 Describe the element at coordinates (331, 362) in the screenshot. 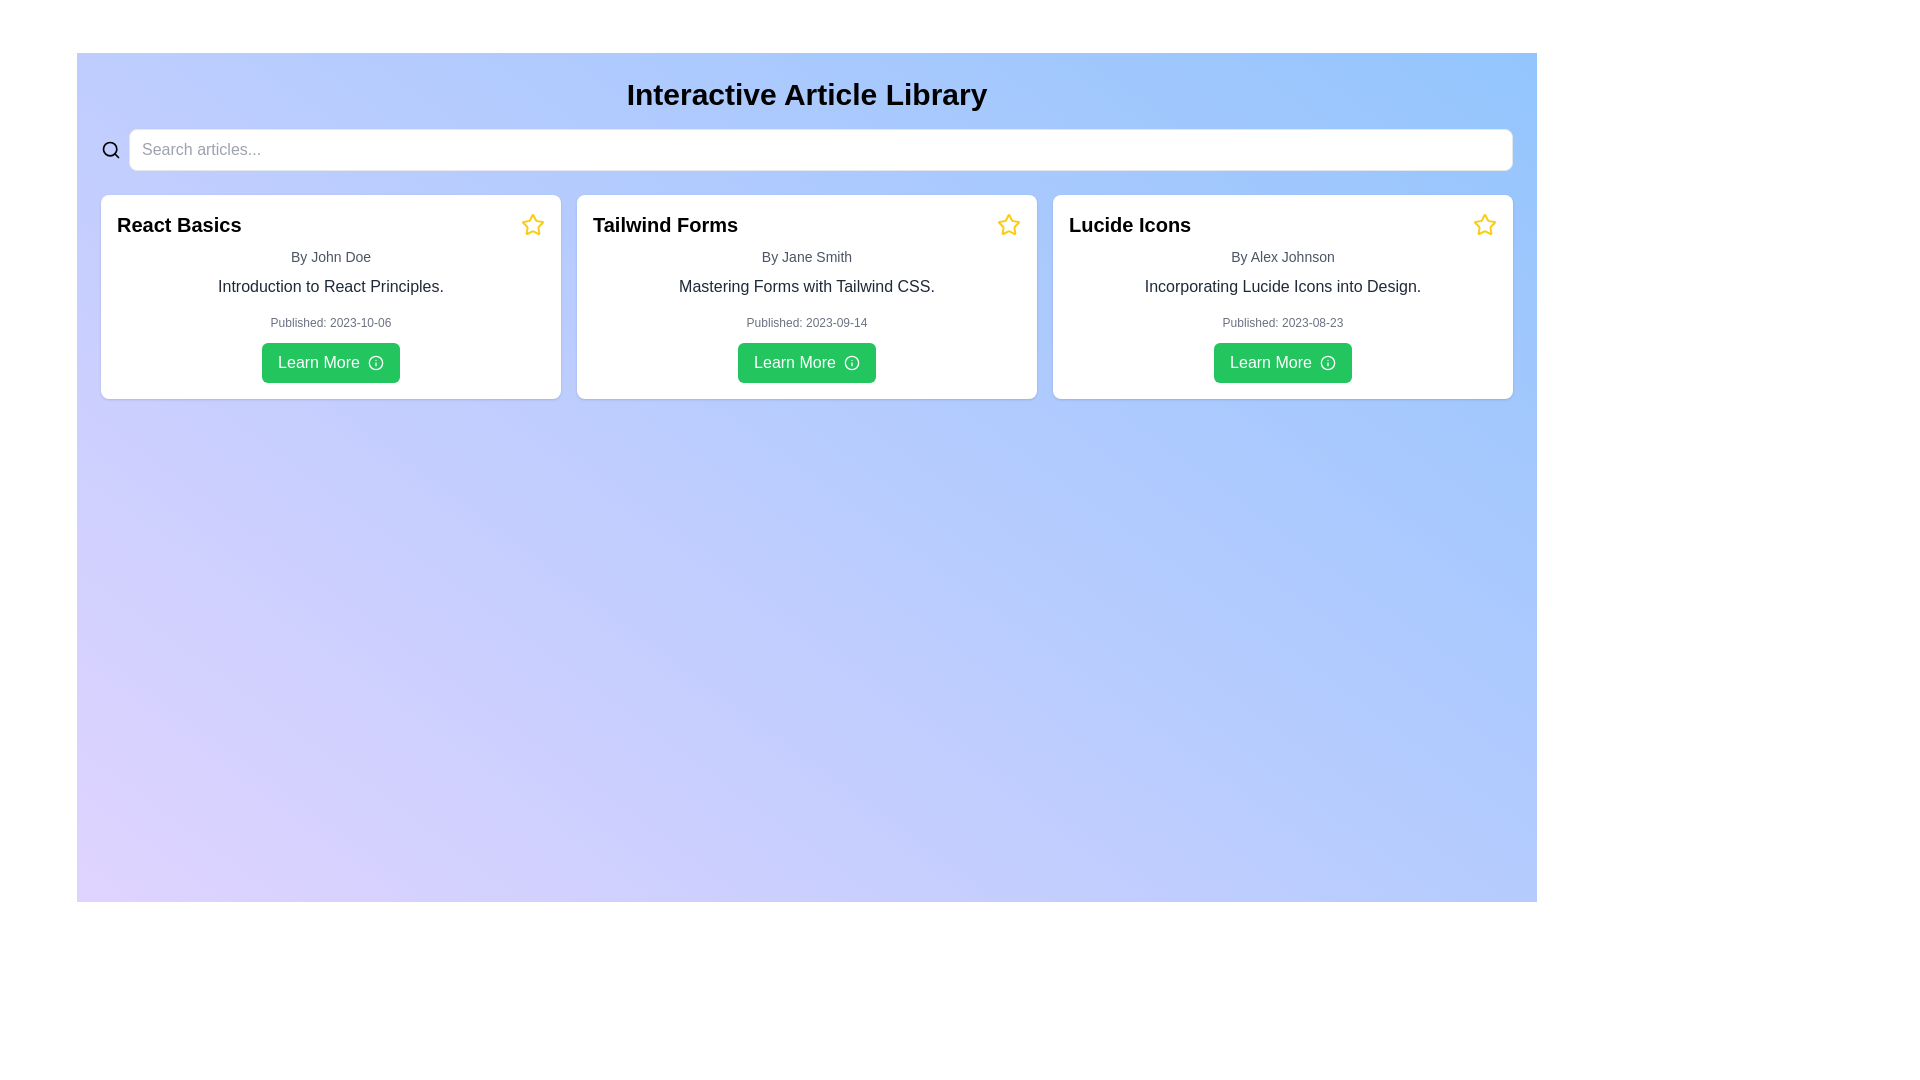

I see `the green button labeled 'Learn More' with an info icon, located at the bottom center of the 'React Basics' card in the 'Interactive Article Library' section` at that location.